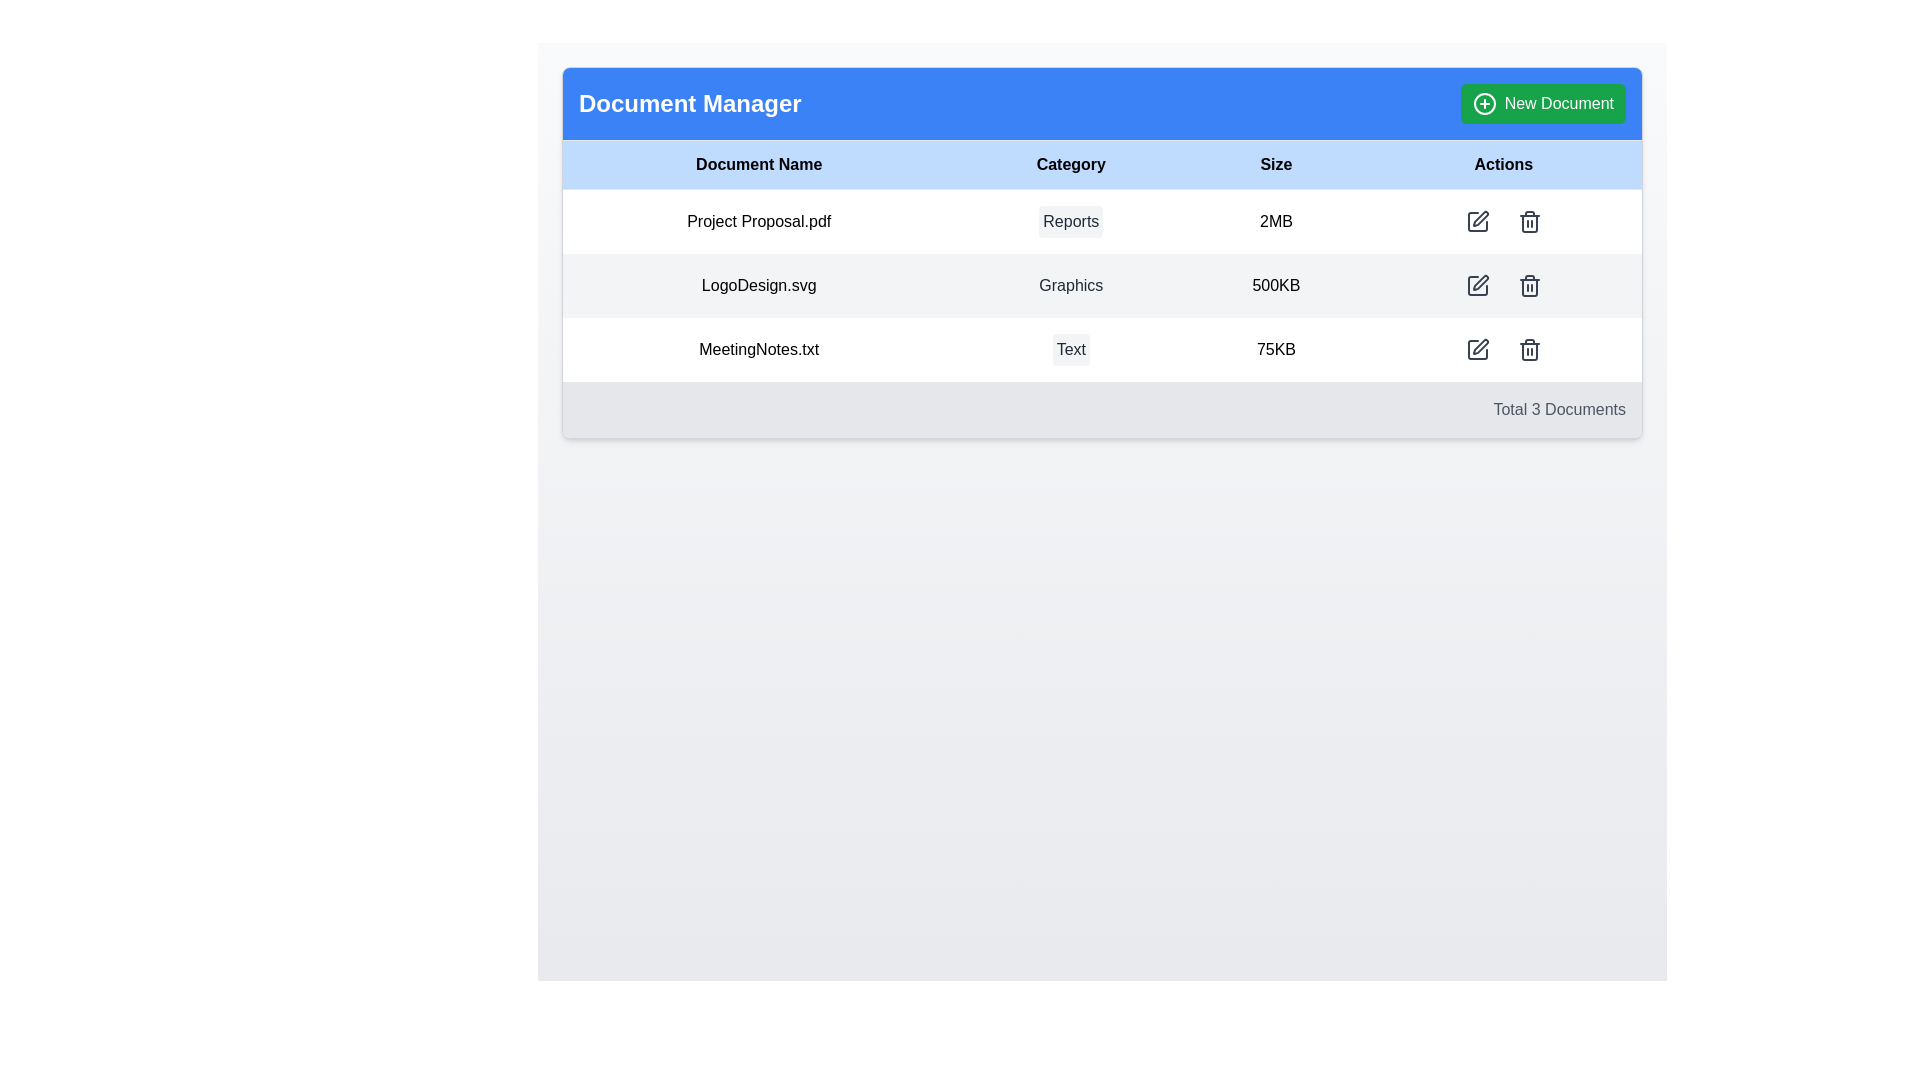 This screenshot has width=1920, height=1080. What do you see at coordinates (1070, 222) in the screenshot?
I see `the Text Label in the 'Category' column of the first row, which corresponds to the document 'Project Proposal.pdf' in the 'Document Name' column` at bounding box center [1070, 222].